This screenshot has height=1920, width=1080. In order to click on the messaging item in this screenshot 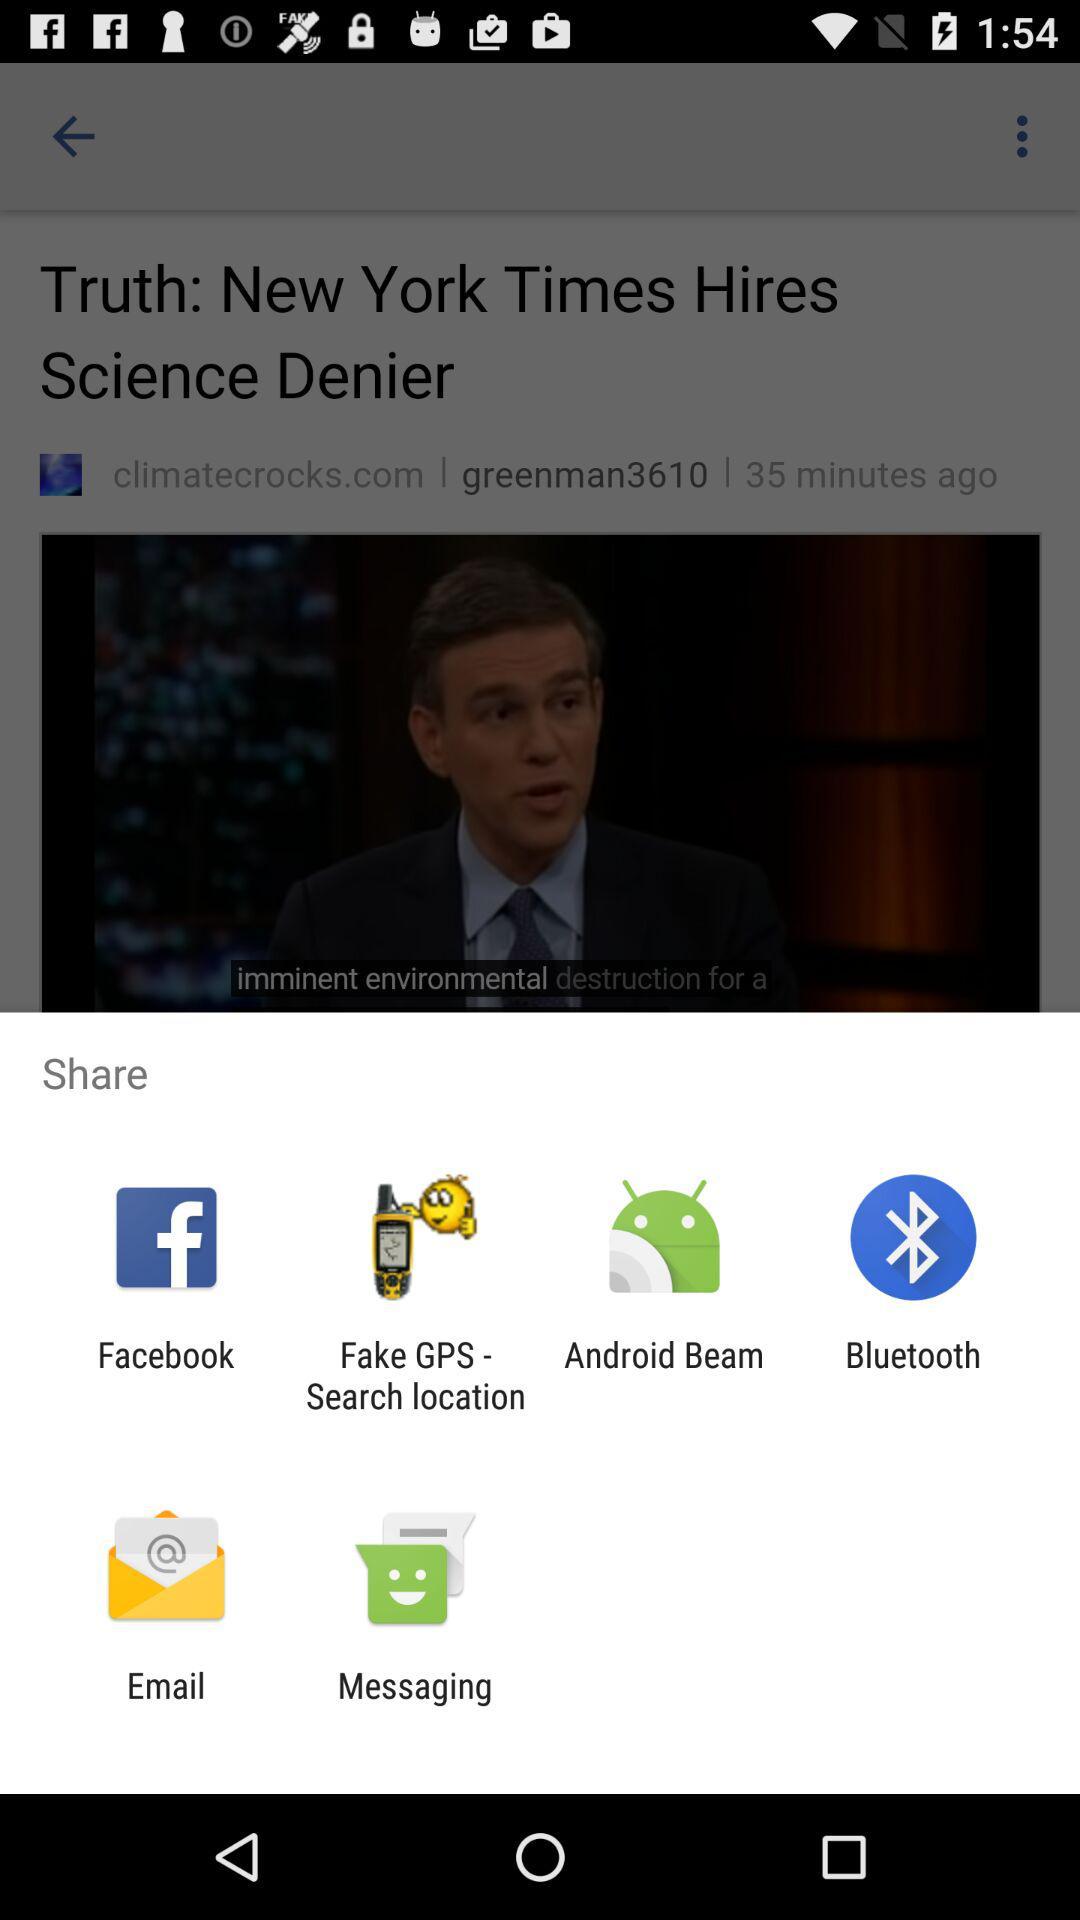, I will do `click(414, 1705)`.